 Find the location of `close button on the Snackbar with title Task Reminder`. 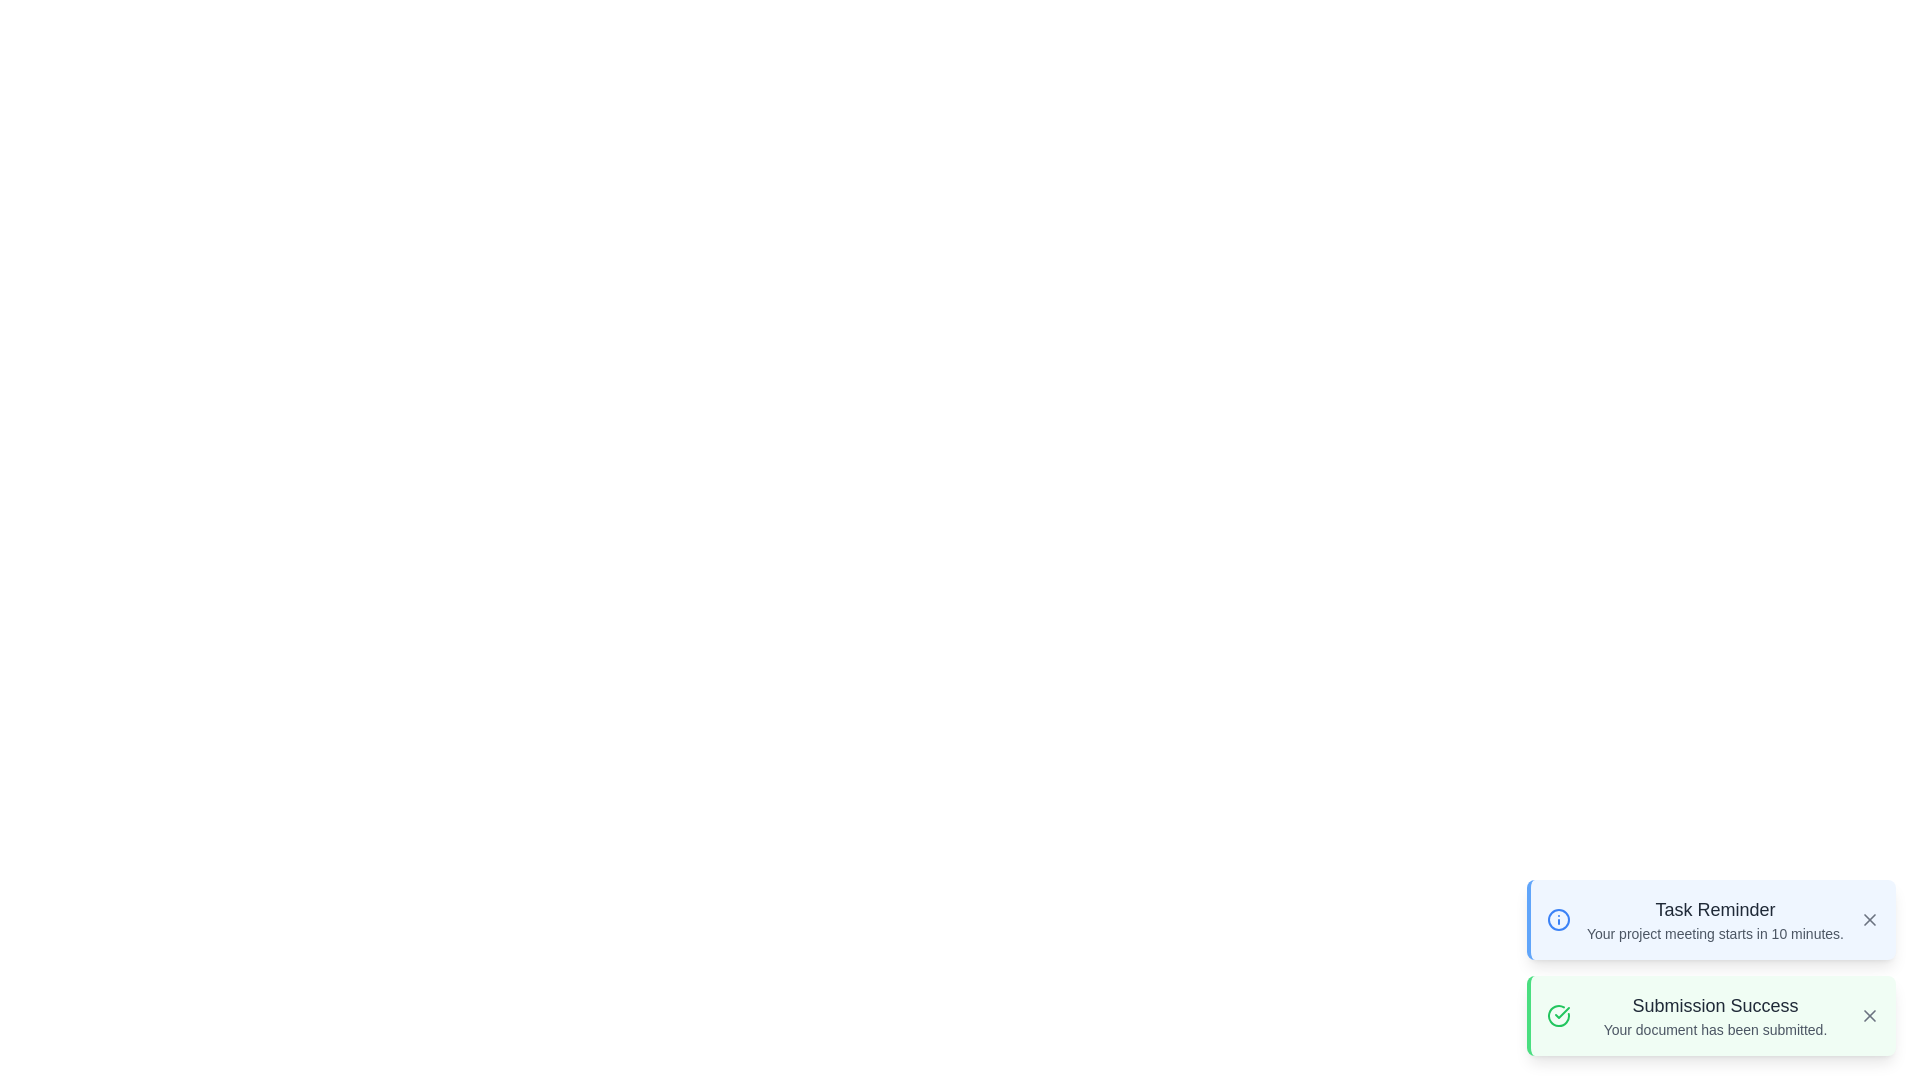

close button on the Snackbar with title Task Reminder is located at coordinates (1869, 920).